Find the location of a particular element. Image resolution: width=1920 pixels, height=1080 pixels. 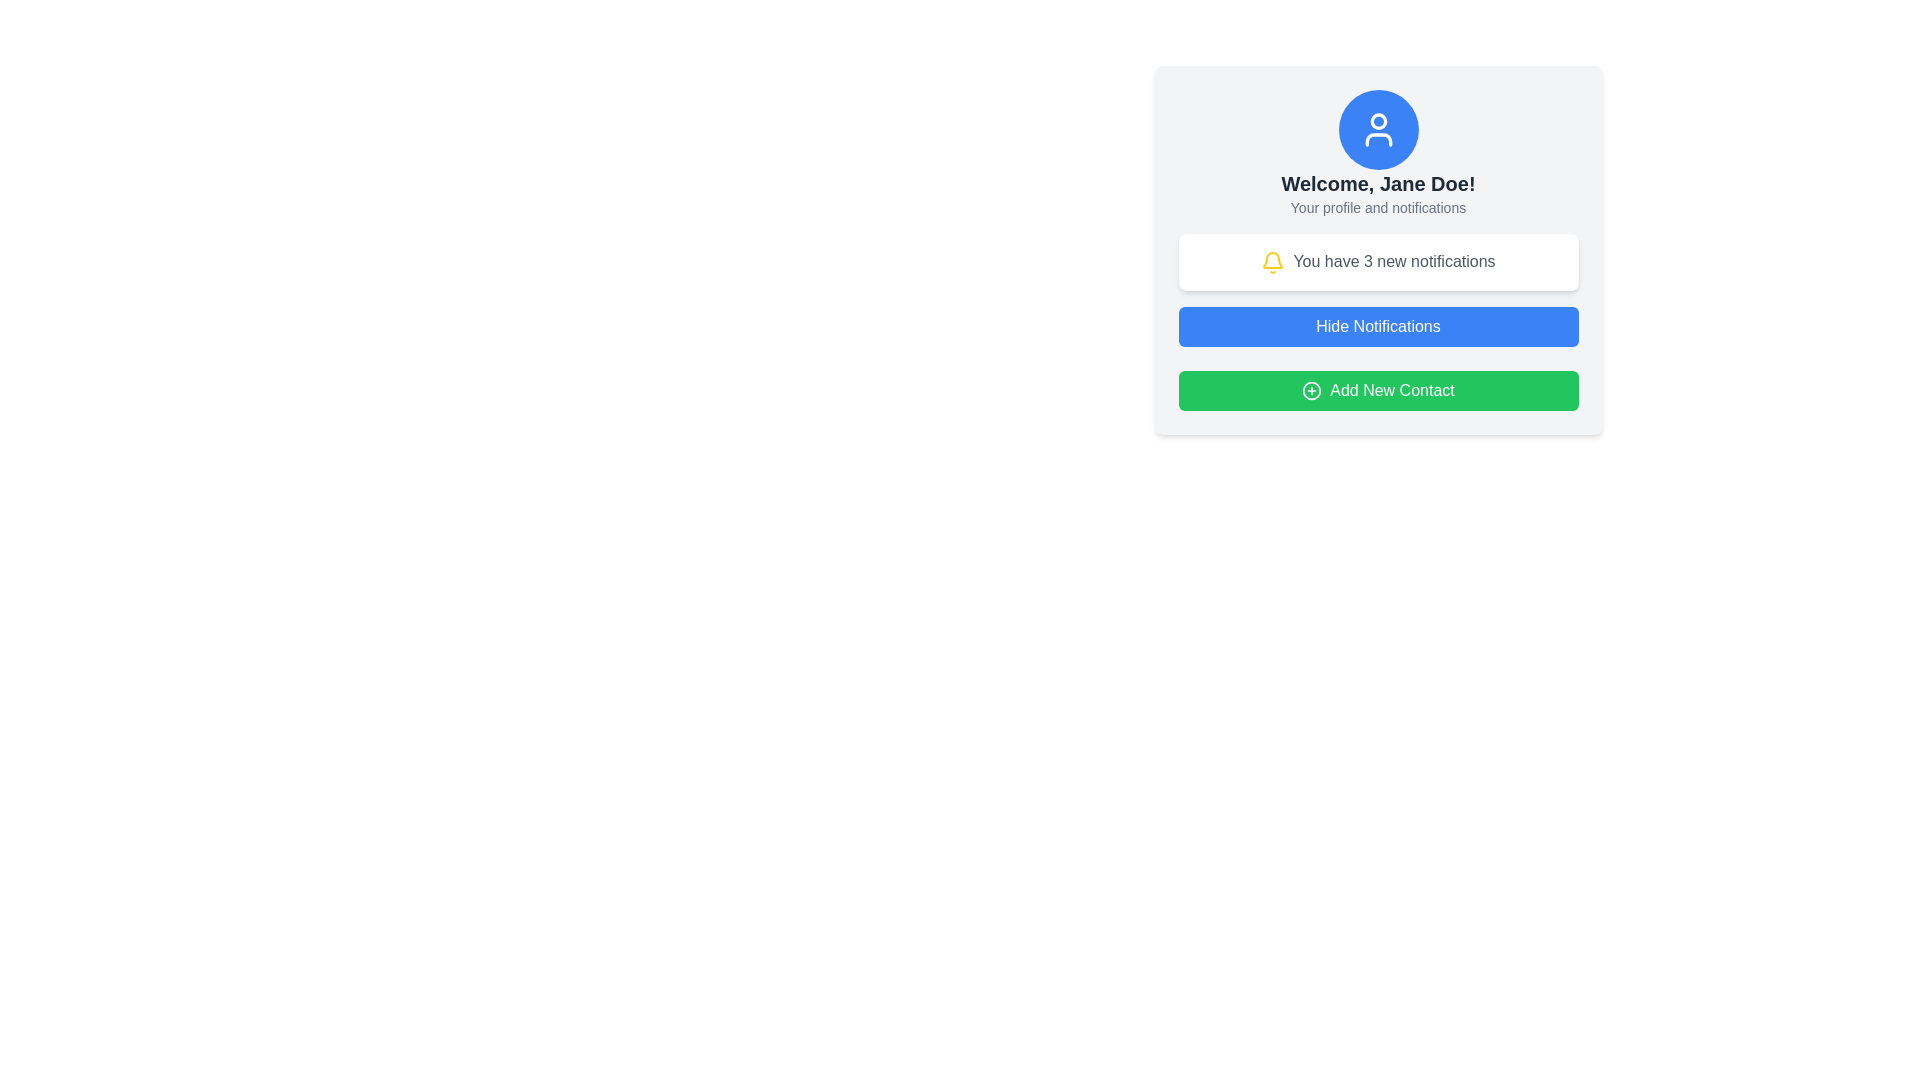

the circular avatar icon representing a user, located at the top of the card component is located at coordinates (1377, 121).